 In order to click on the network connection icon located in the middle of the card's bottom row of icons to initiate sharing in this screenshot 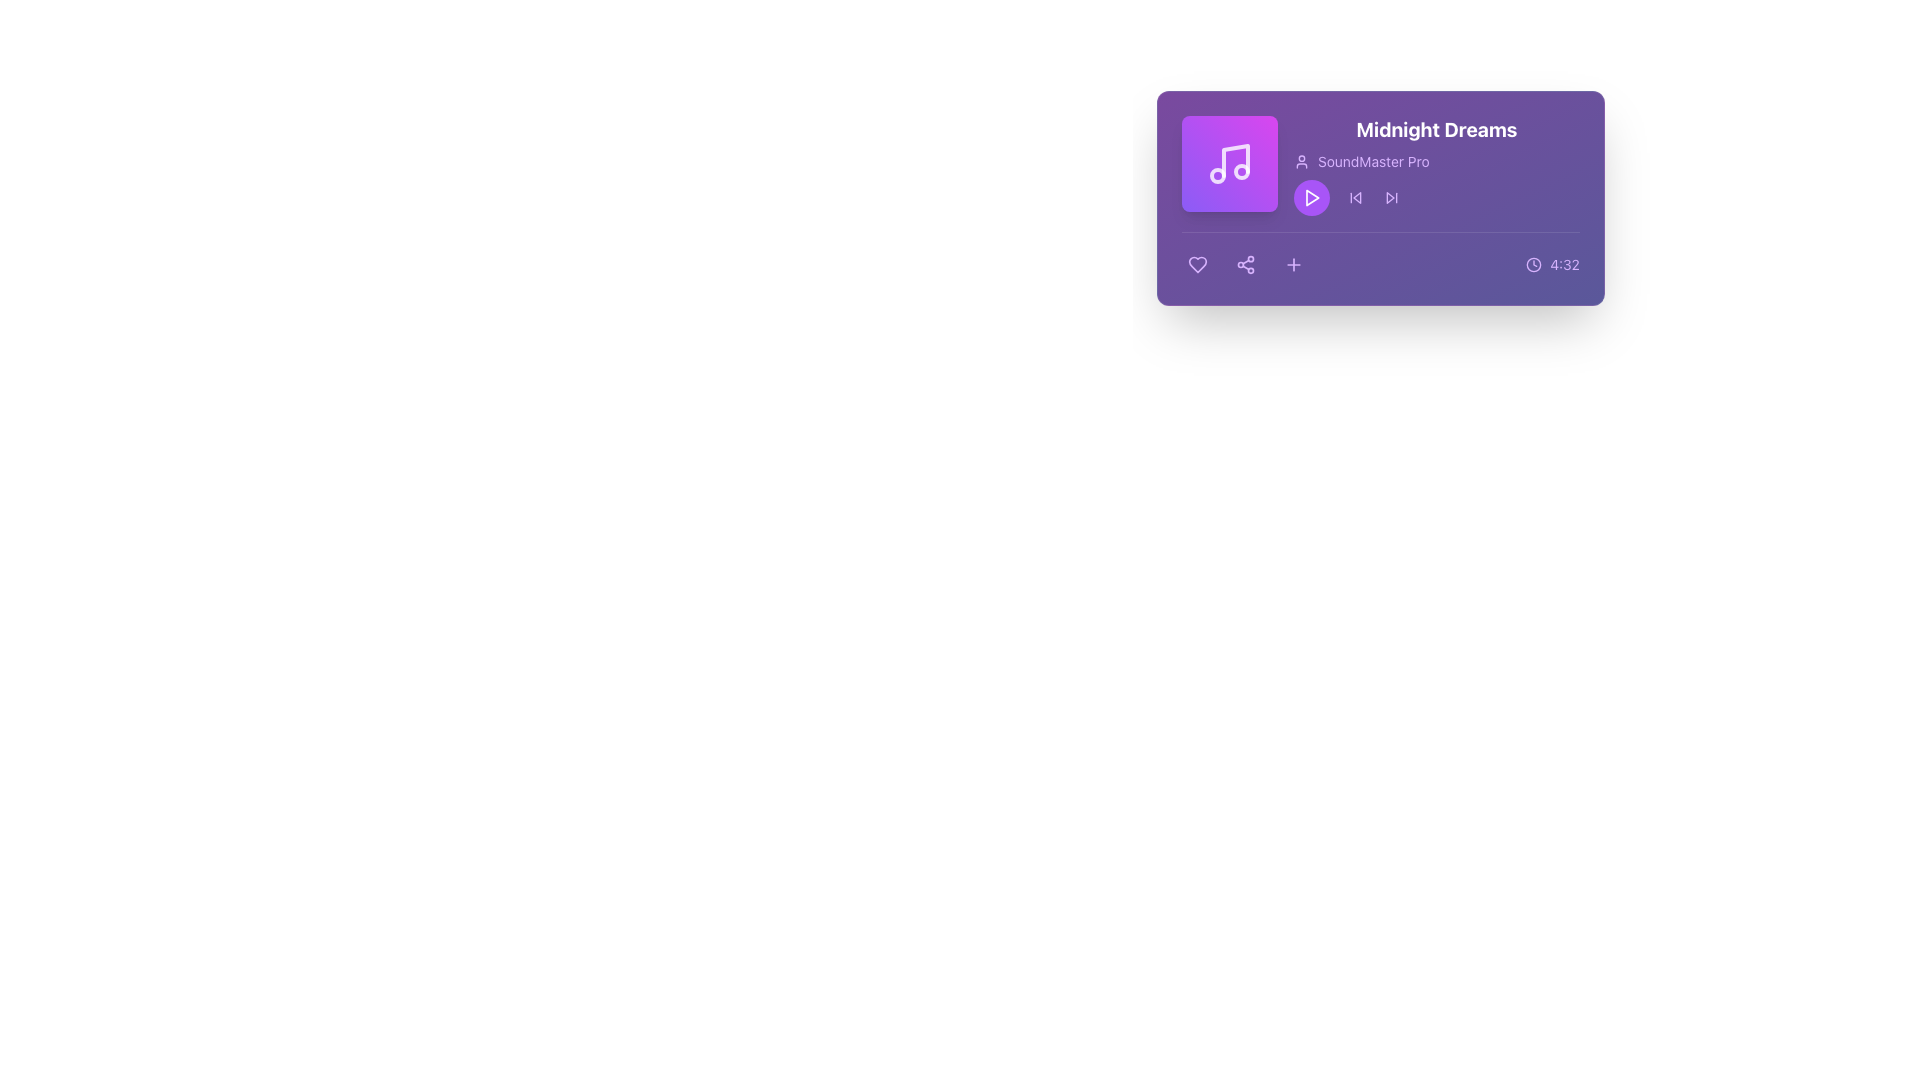, I will do `click(1245, 264)`.